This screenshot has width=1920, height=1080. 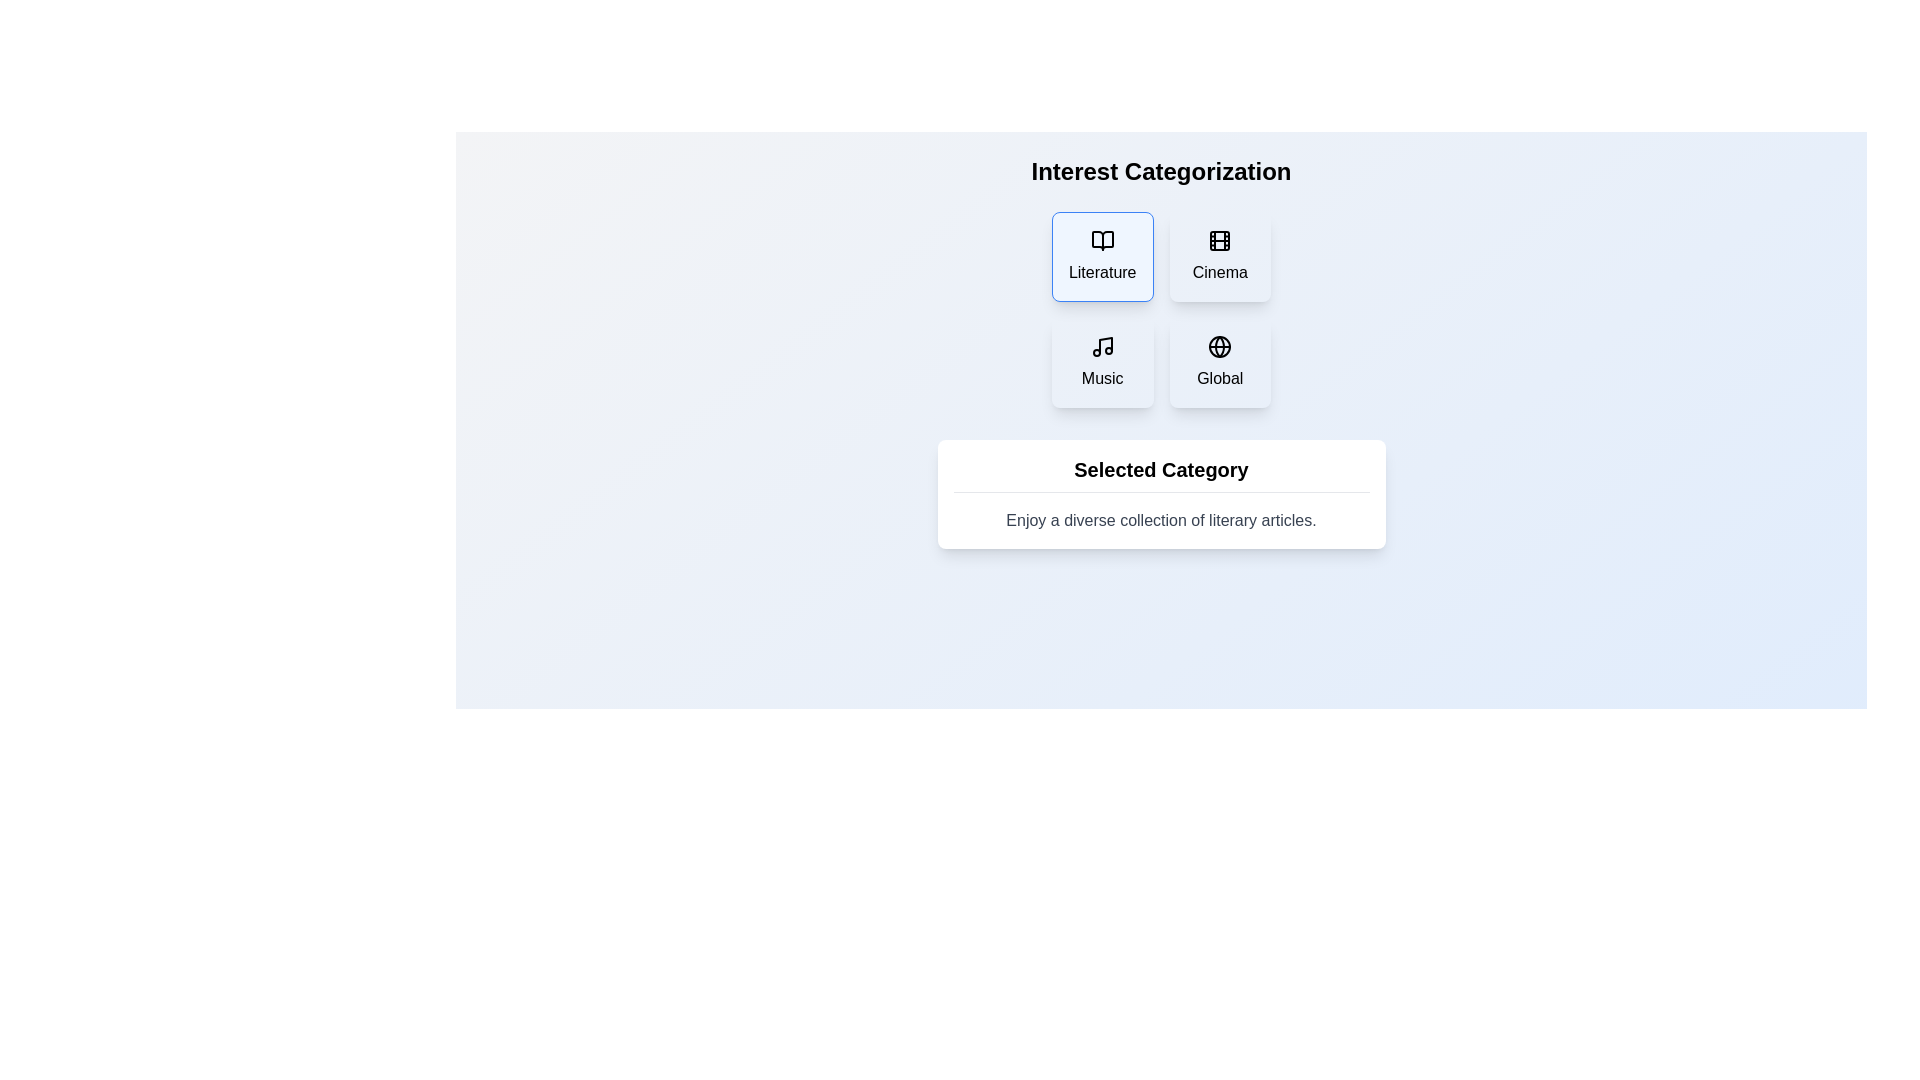 I want to click on the Text Label indicating 'Interest Categorization', which serves as the header for the section functionalities, so click(x=1161, y=171).